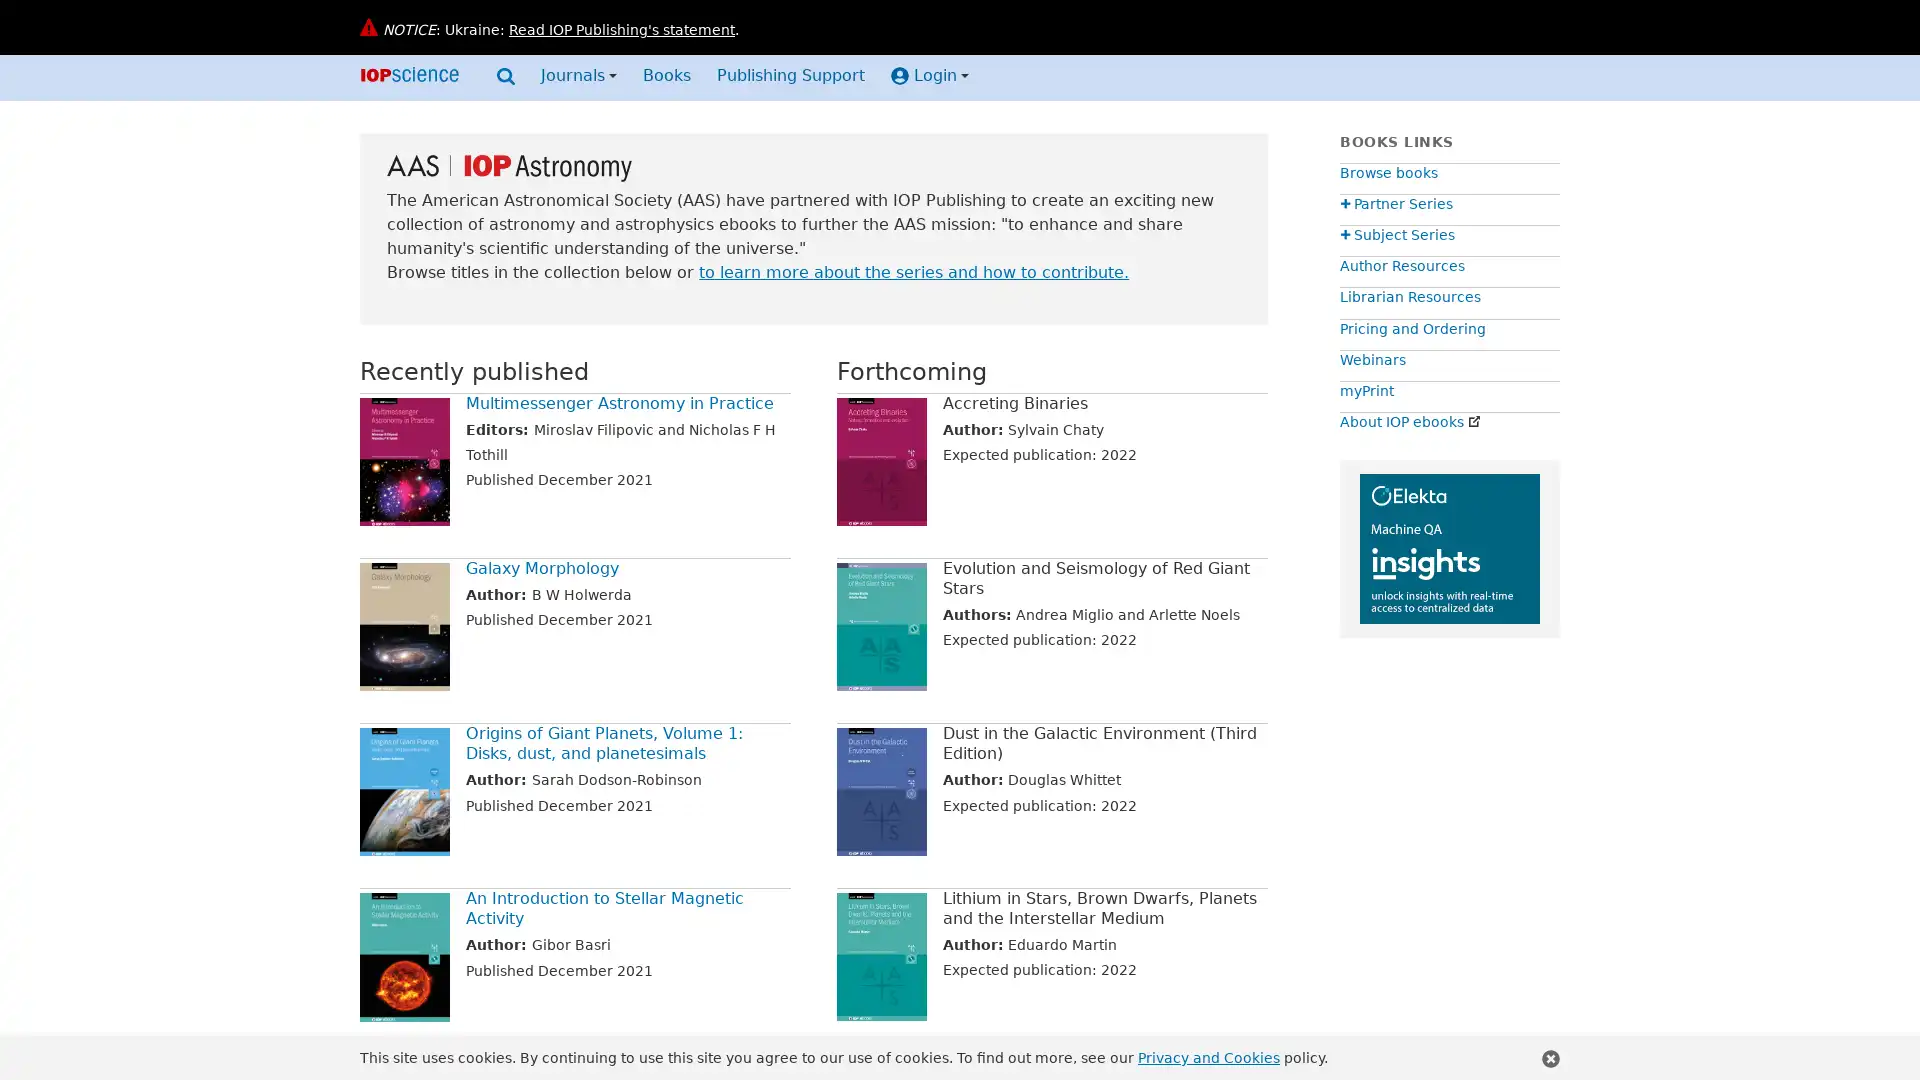  Describe the element at coordinates (1549, 1058) in the screenshot. I see `Close this notification` at that location.